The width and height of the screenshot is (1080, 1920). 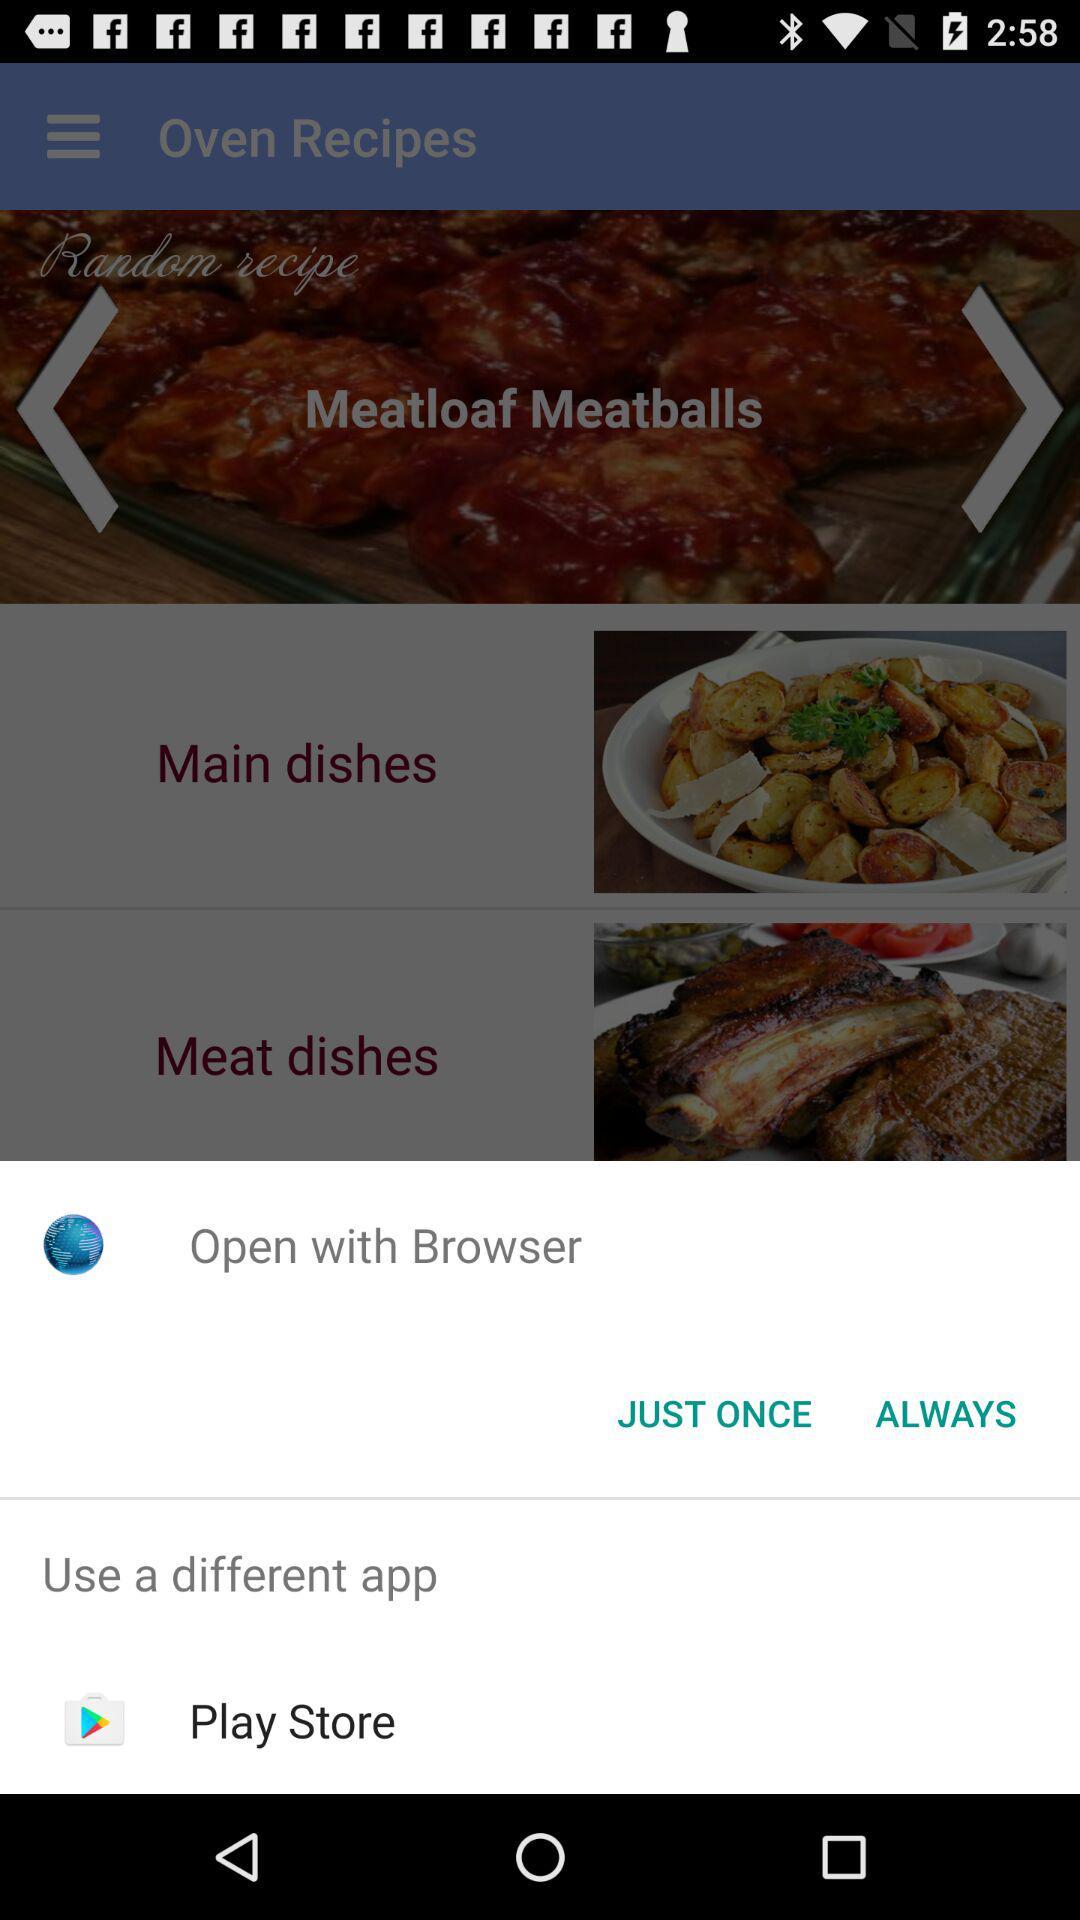 What do you see at coordinates (713, 1411) in the screenshot?
I see `the icon to the left of the always` at bounding box center [713, 1411].